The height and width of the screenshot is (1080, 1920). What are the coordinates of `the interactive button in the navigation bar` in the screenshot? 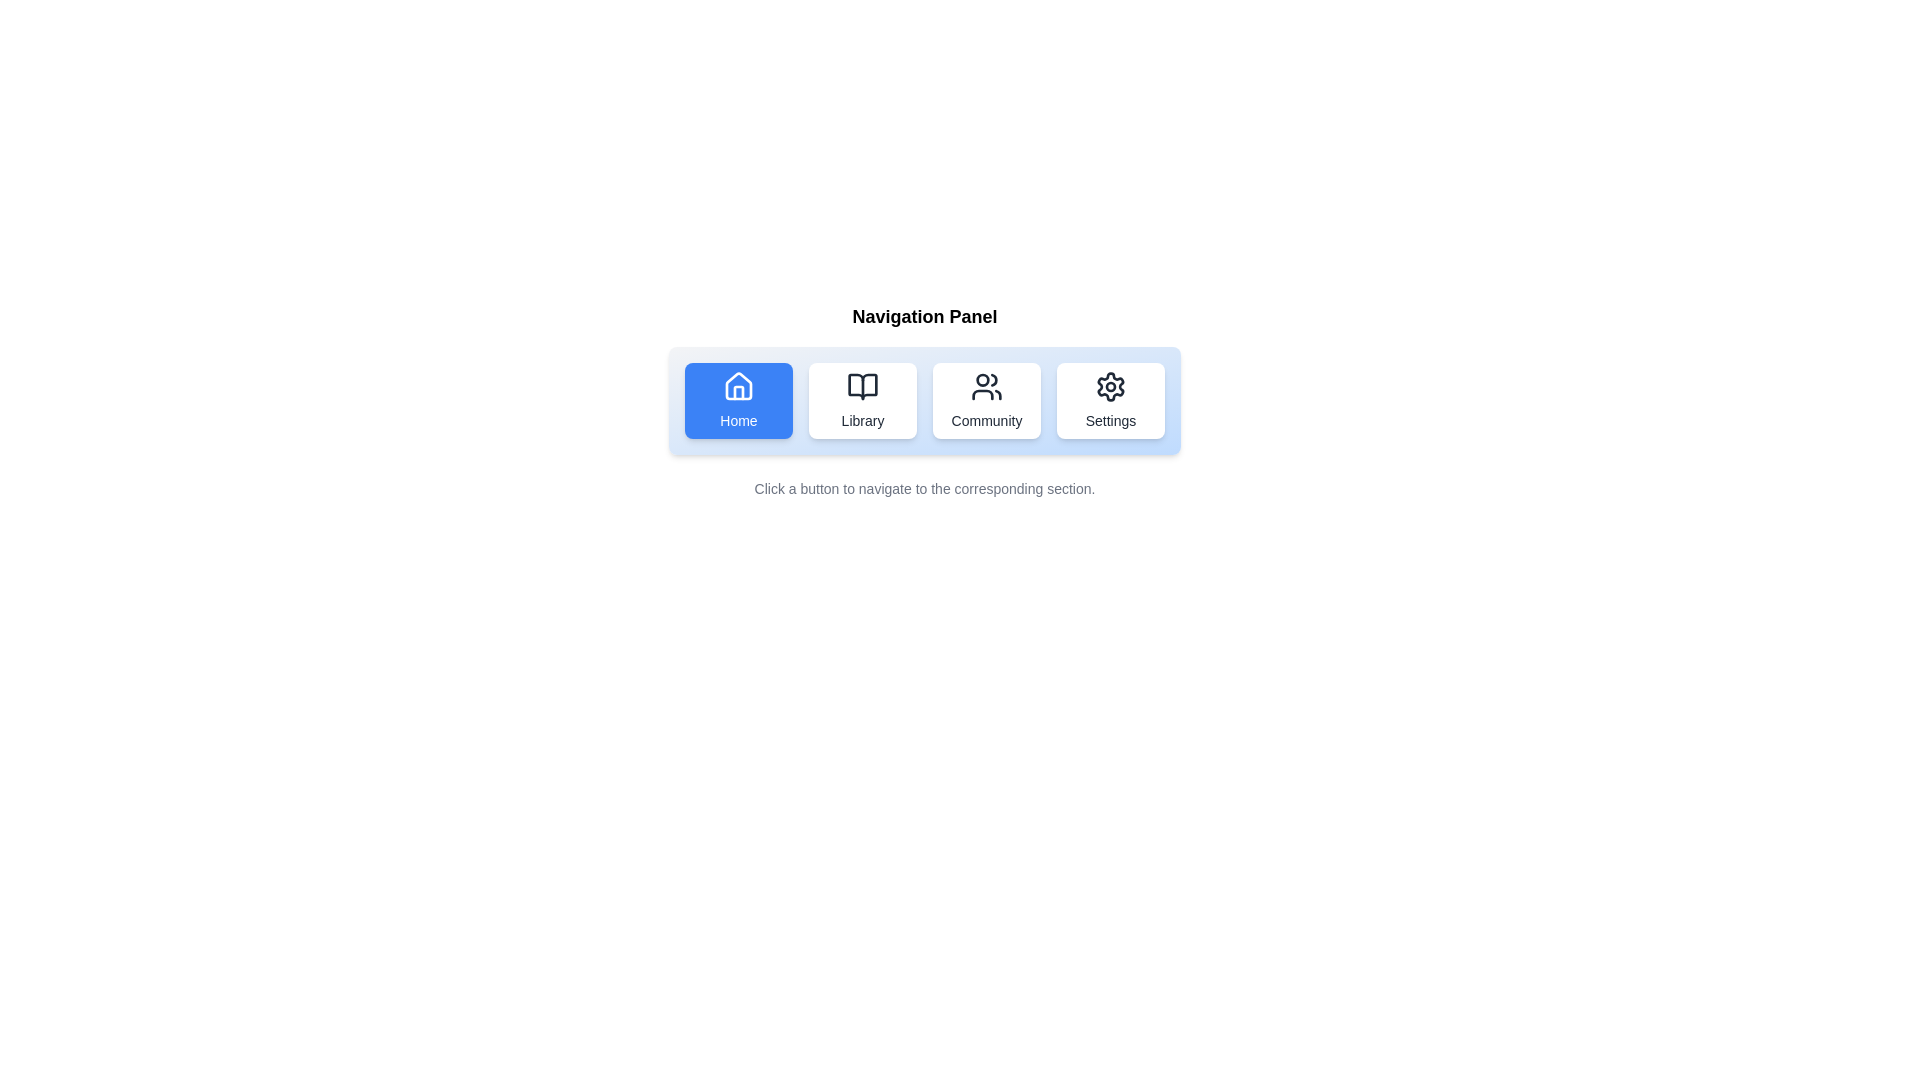 It's located at (924, 401).